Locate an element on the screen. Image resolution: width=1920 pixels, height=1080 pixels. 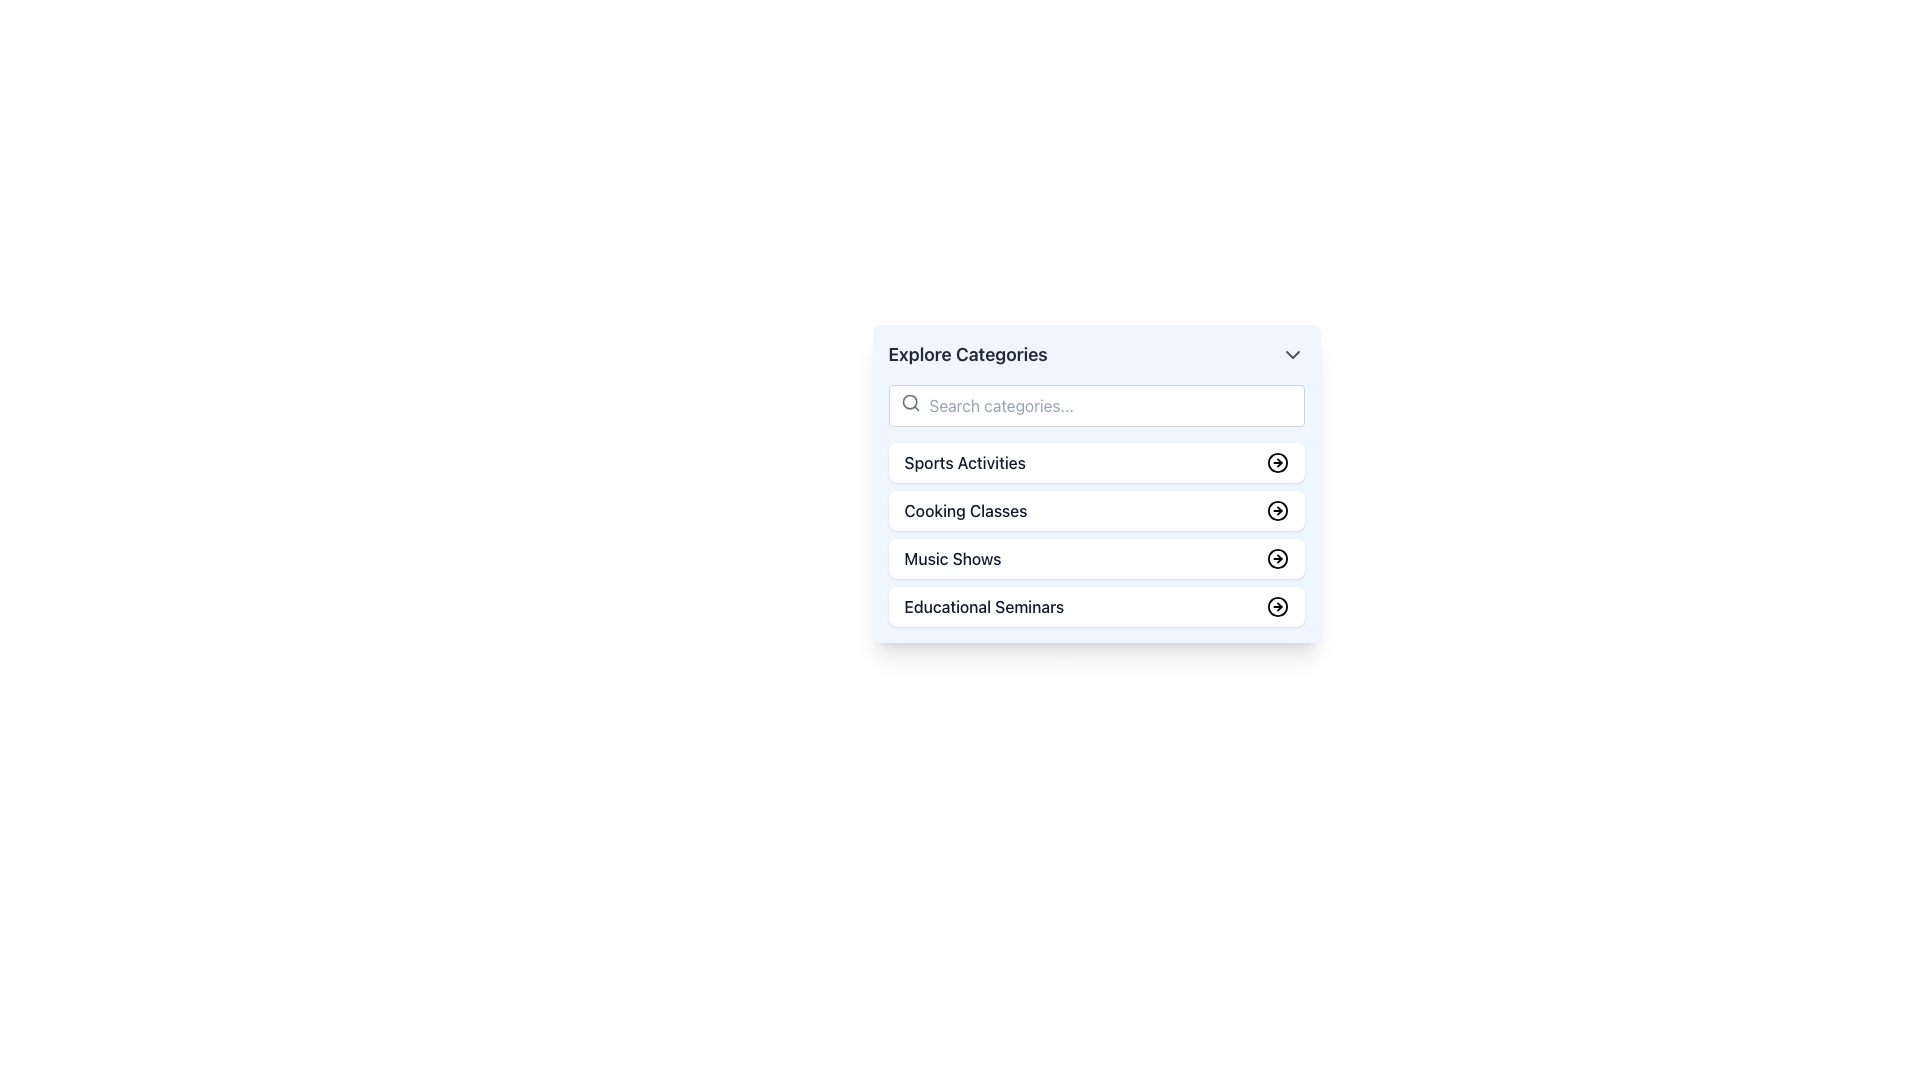
the 'Educational Seminars' text label, which is the fourth list item under the 'Explore Categories' heading is located at coordinates (984, 605).